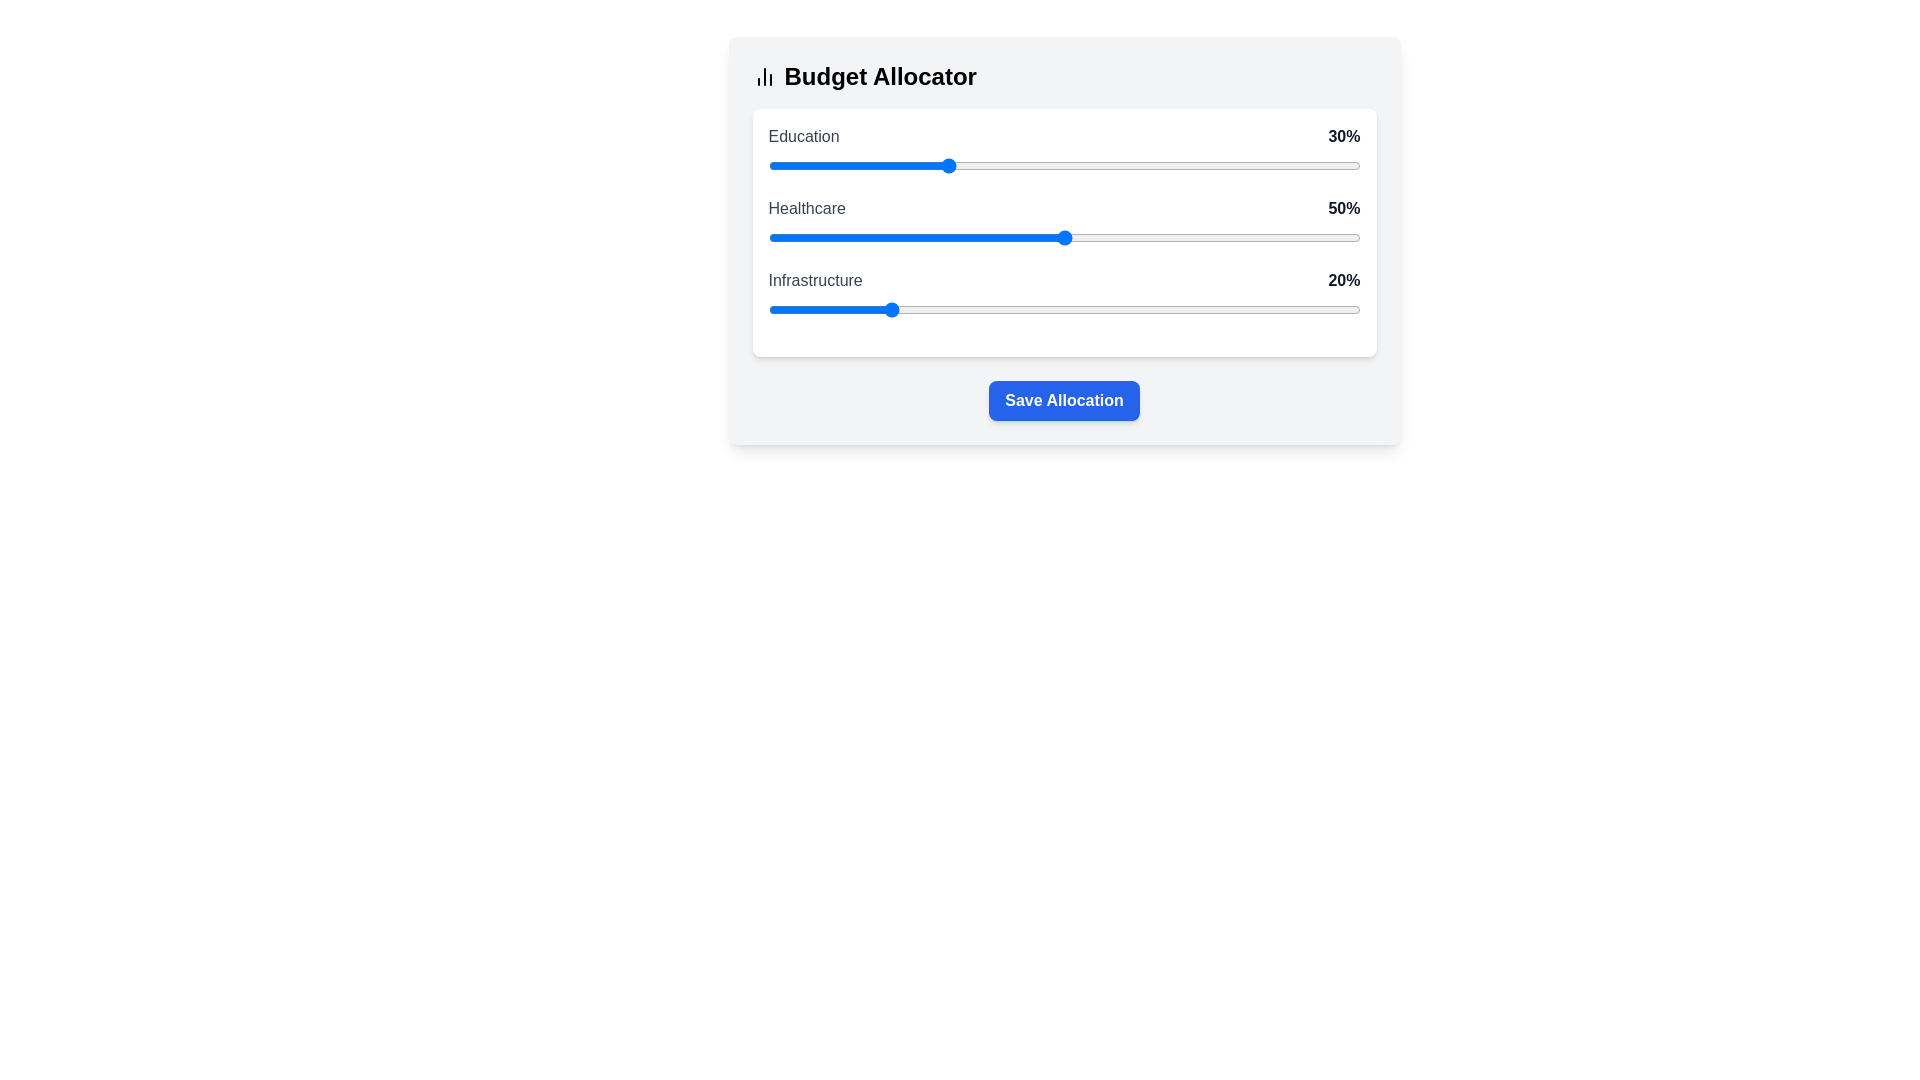  Describe the element at coordinates (1188, 164) in the screenshot. I see `the education allocation` at that location.